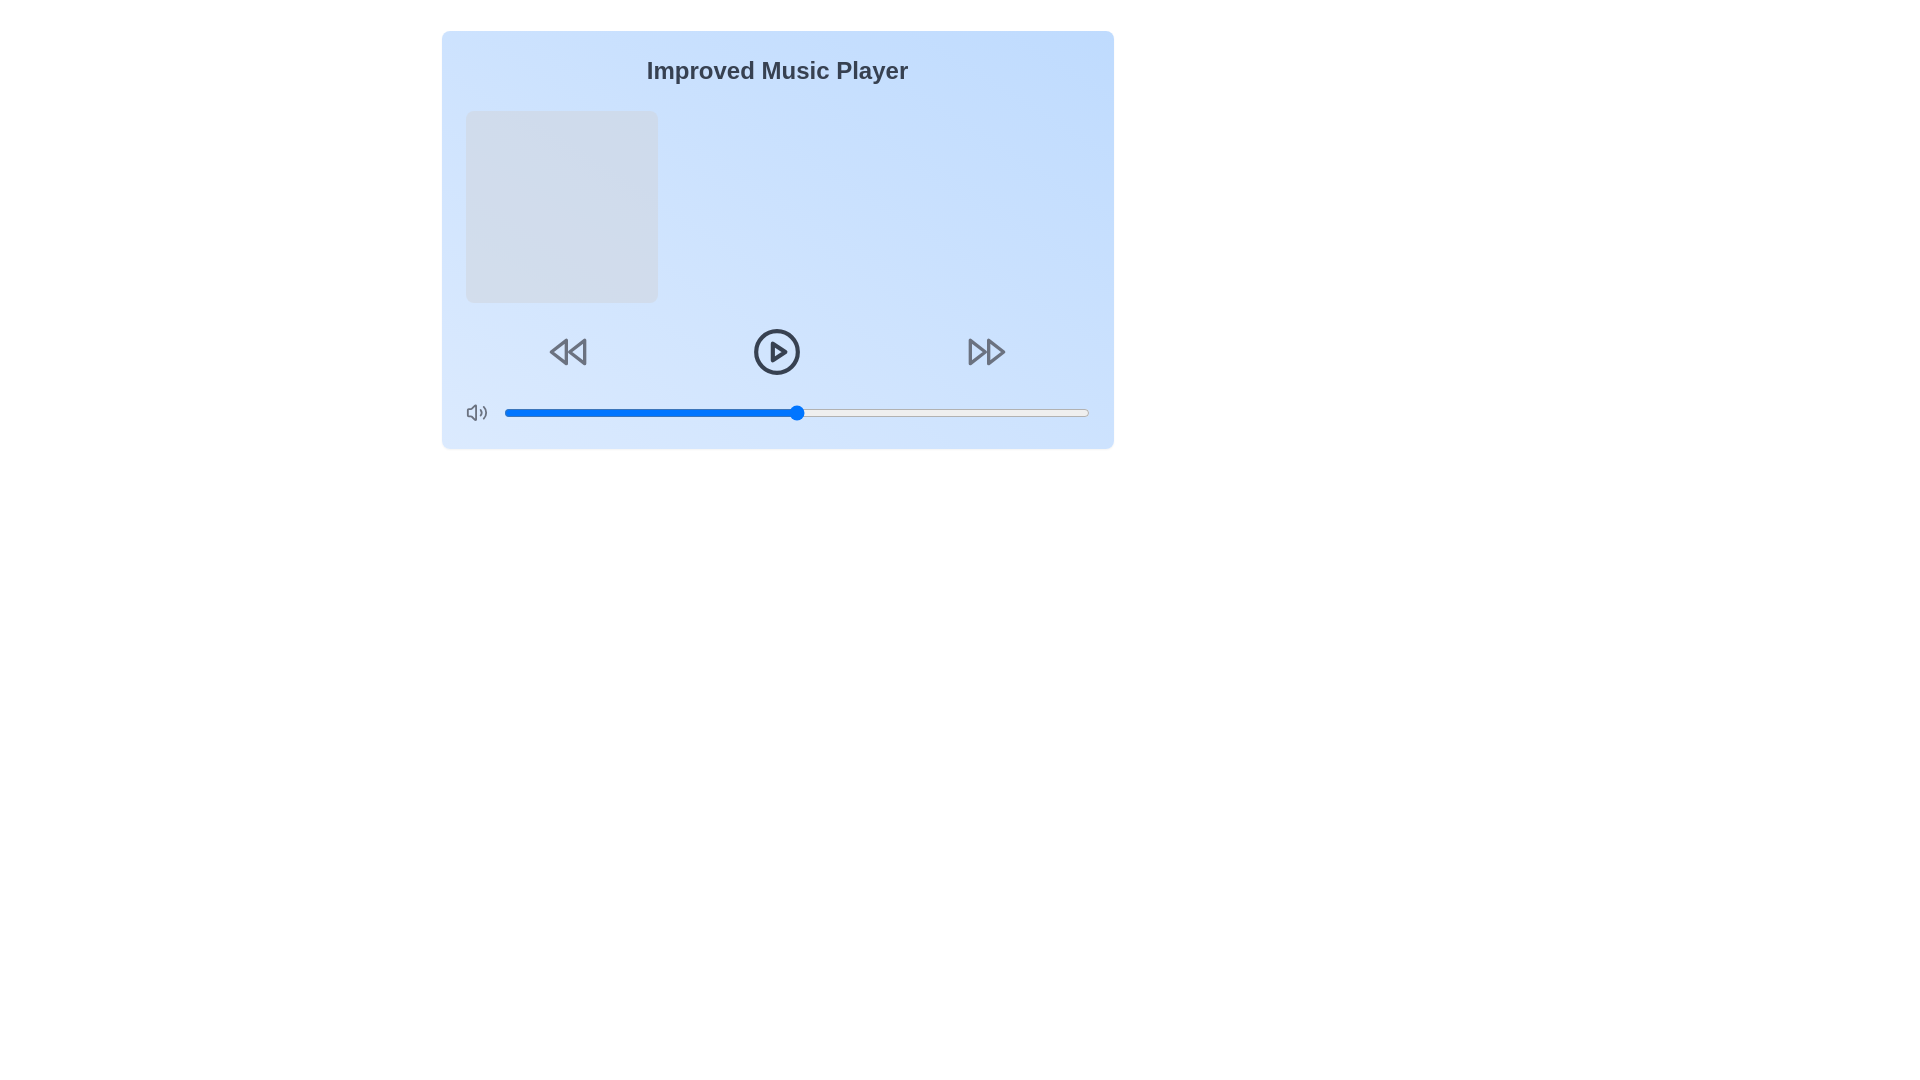 This screenshot has width=1920, height=1080. Describe the element at coordinates (470, 411) in the screenshot. I see `the first segment of the volume control icon, which is a trapezoid with a gray outline located in the bottom-left corner of the music player UI` at that location.